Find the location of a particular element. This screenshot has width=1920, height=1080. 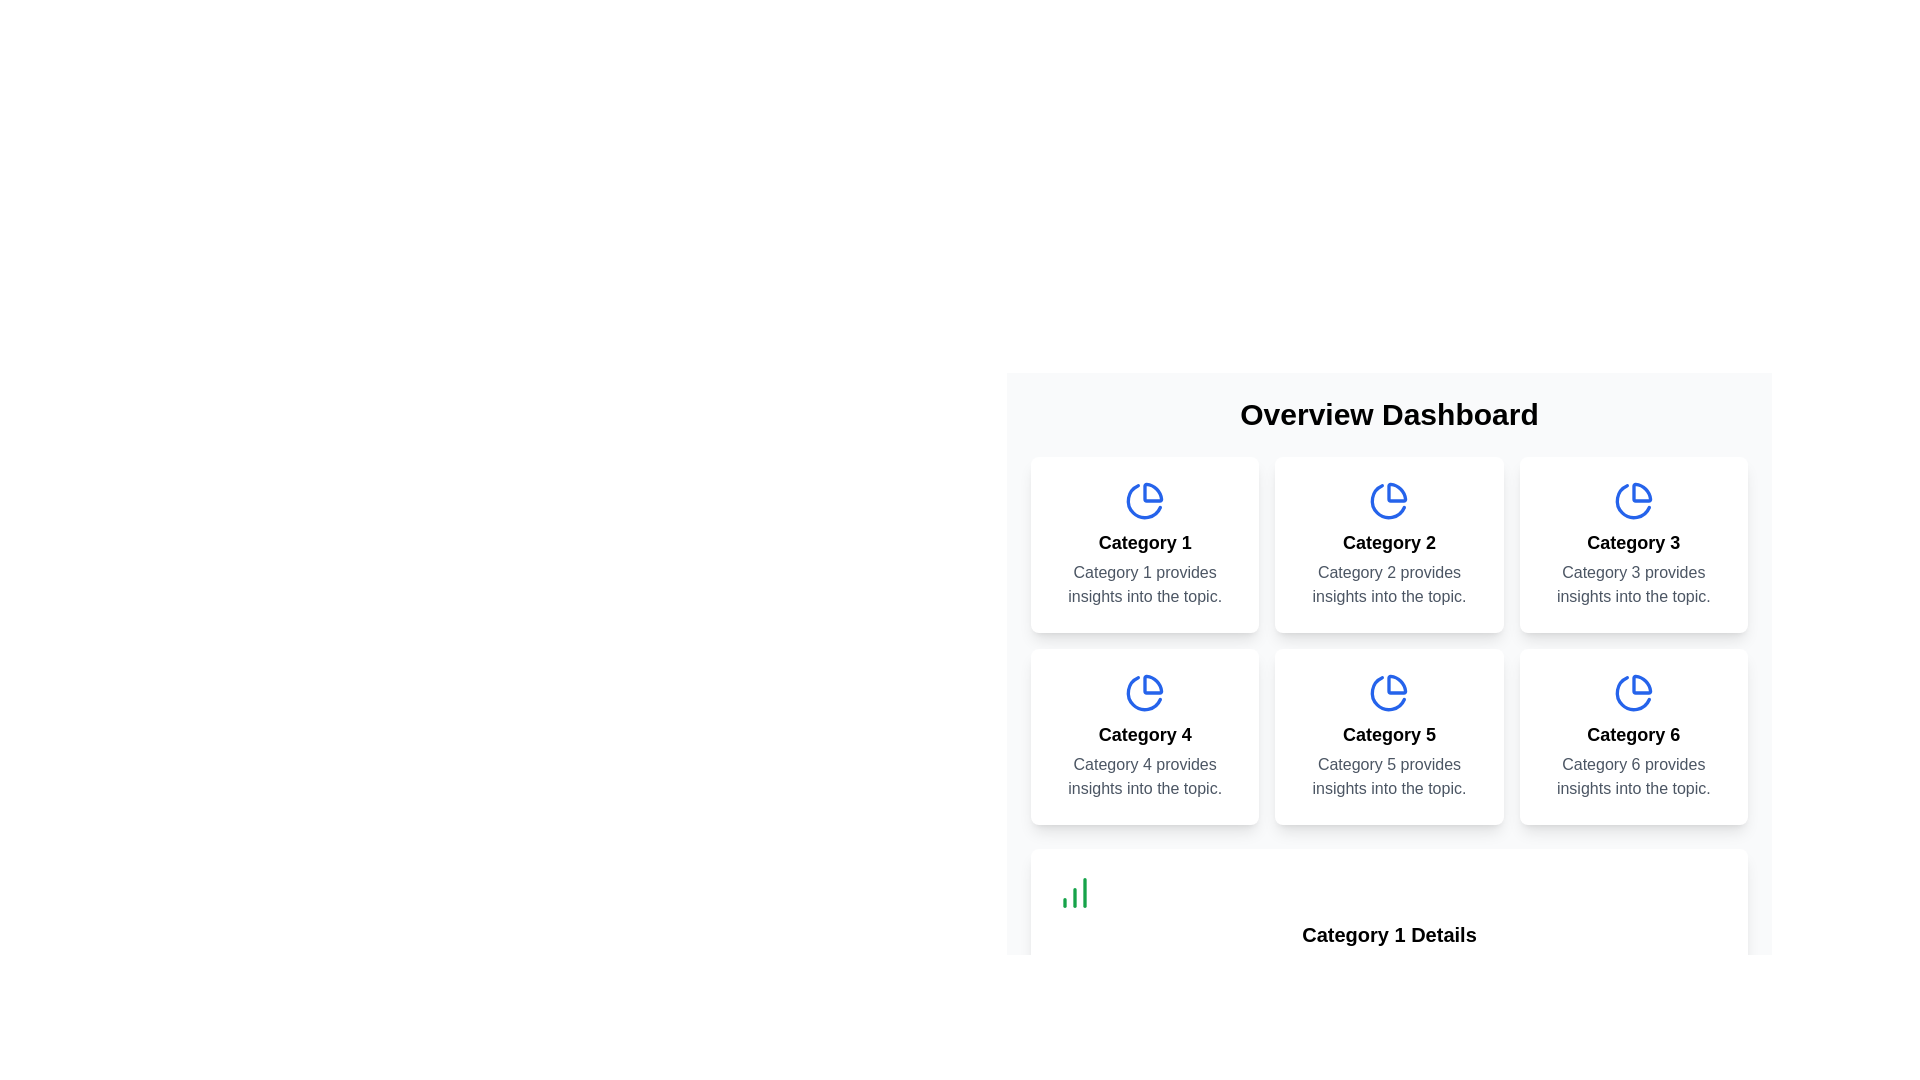

the analytics icon located near the top left corner of the 'Category 1 Details' section, positioned above the heading and to the left of the descriptive text is located at coordinates (1074, 892).